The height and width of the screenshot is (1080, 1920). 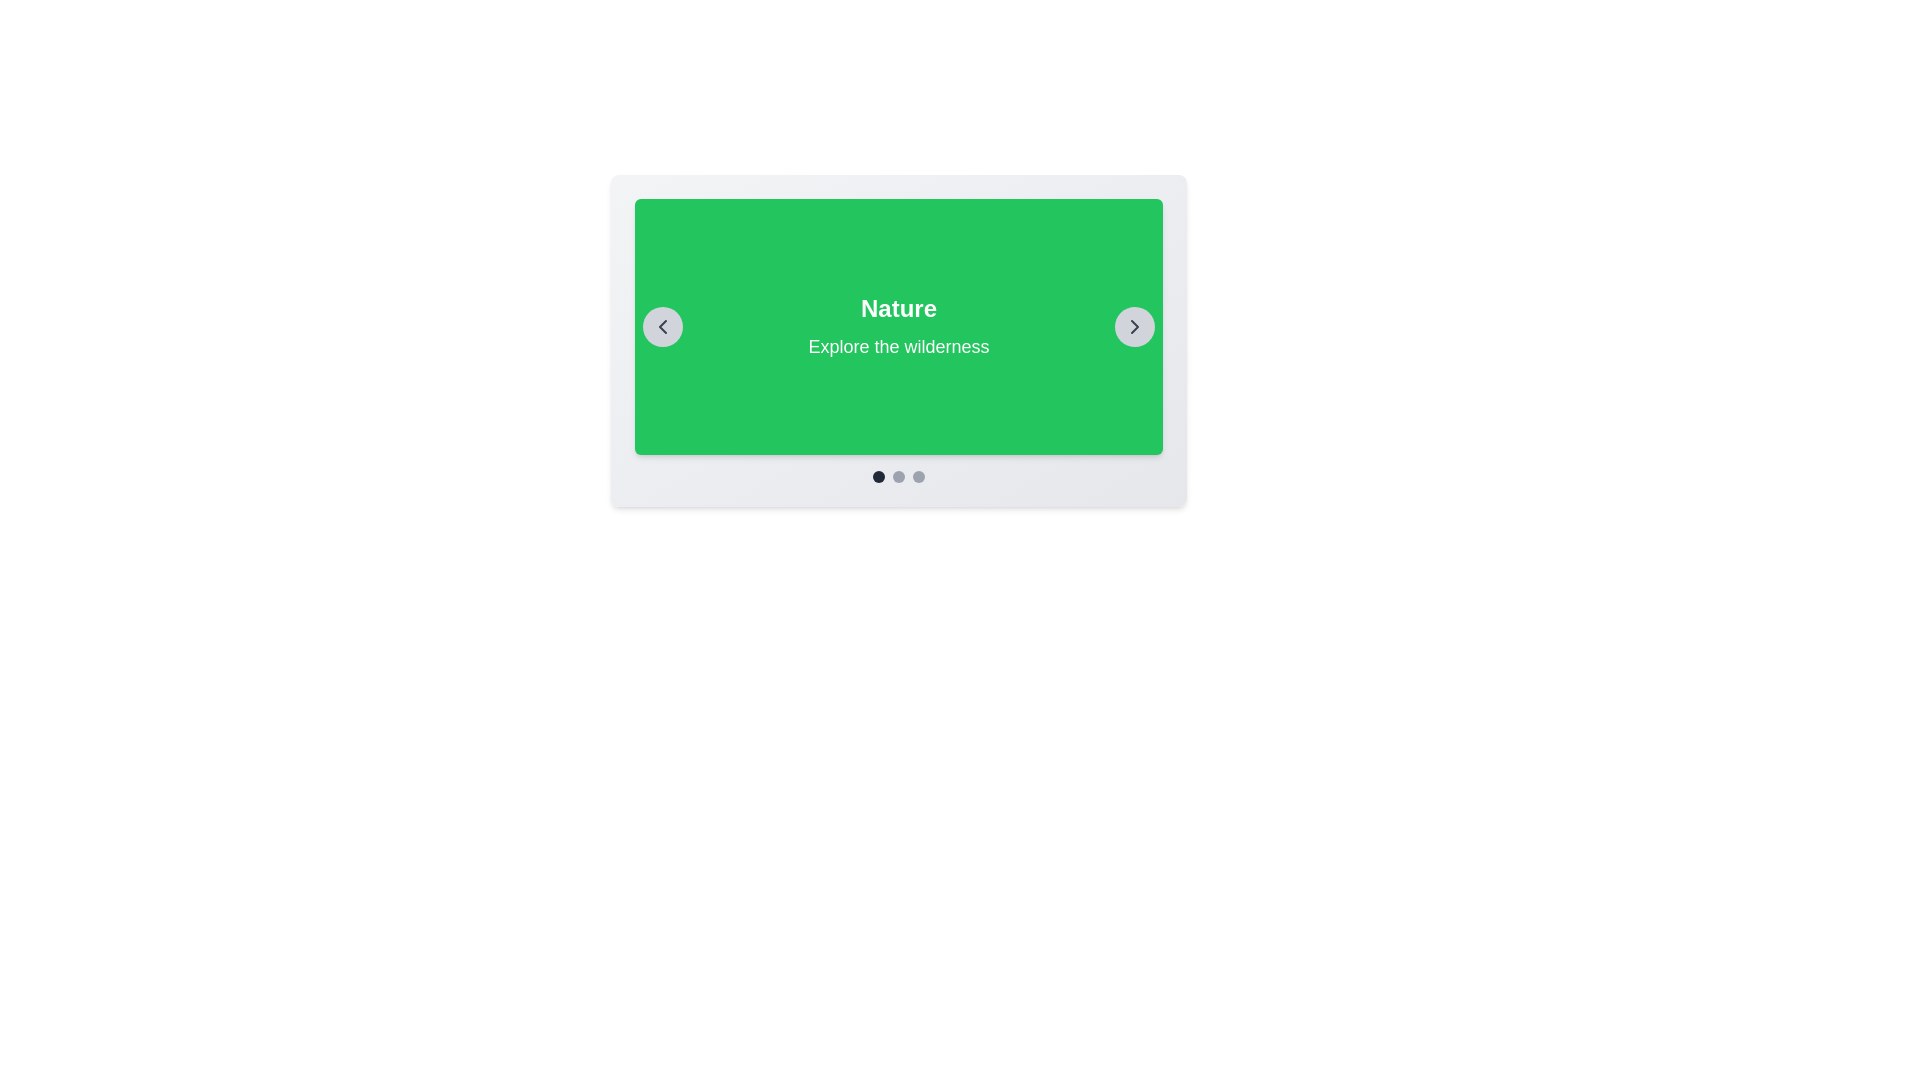 What do you see at coordinates (1134, 326) in the screenshot?
I see `the navigation icon in the circular button located at the top-right corner of the carousel to move forward in the slideshow` at bounding box center [1134, 326].